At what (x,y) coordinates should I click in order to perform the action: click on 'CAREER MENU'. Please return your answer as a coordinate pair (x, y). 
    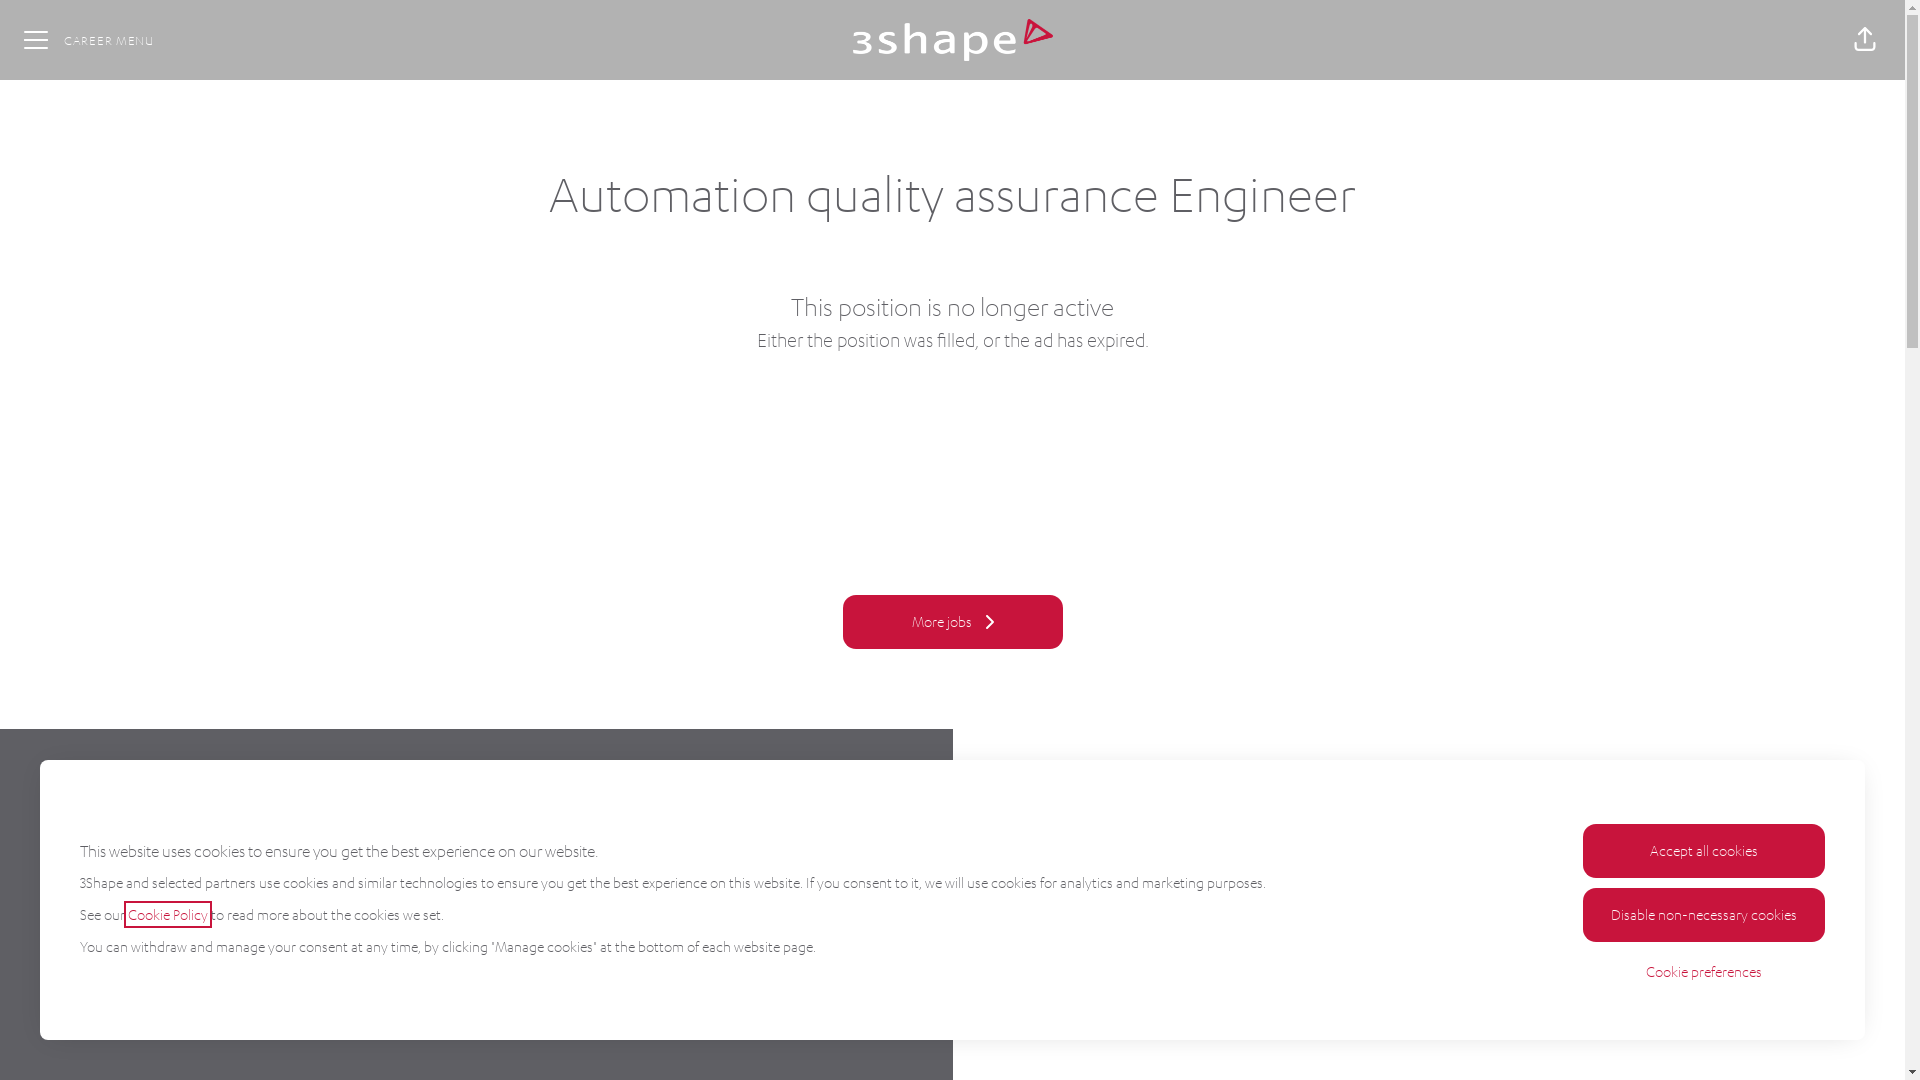
    Looking at the image, I should click on (8, 39).